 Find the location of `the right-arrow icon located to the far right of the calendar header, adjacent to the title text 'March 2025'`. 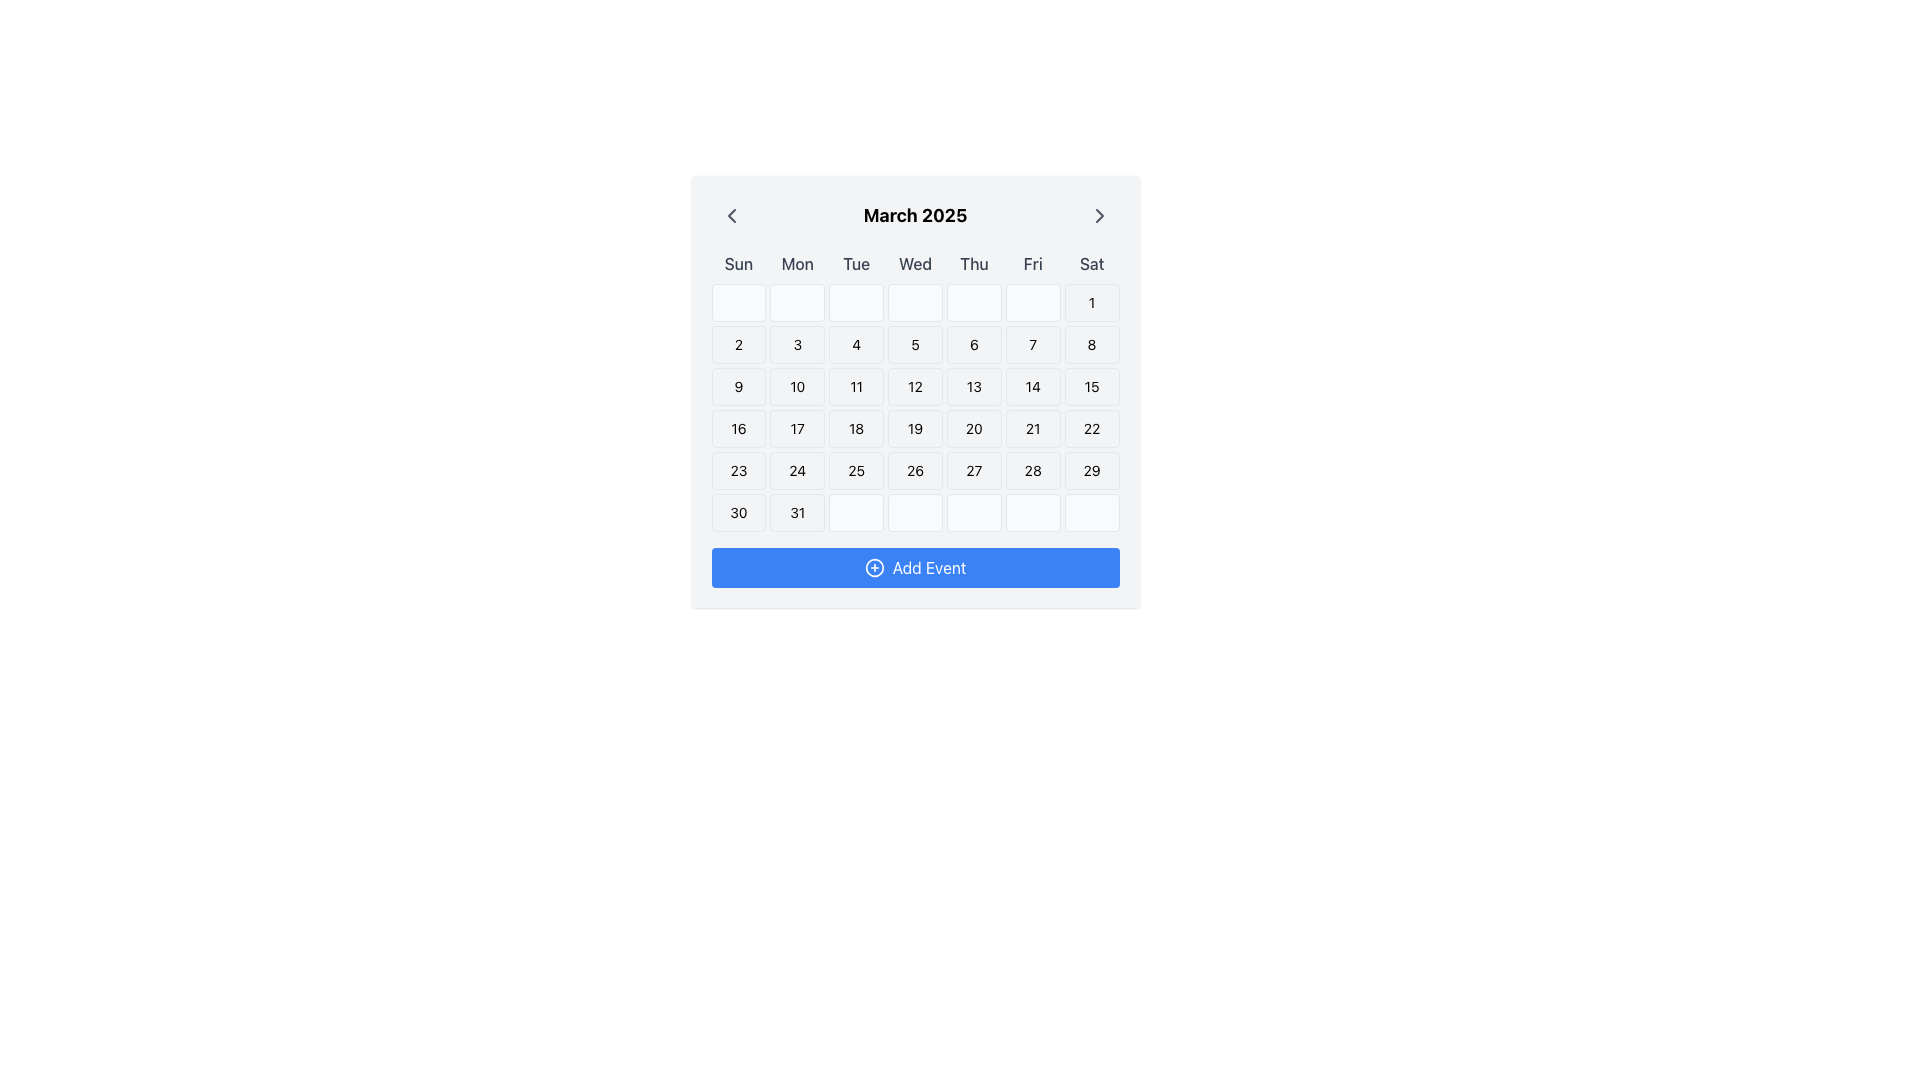

the right-arrow icon located to the far right of the calendar header, adjacent to the title text 'March 2025' is located at coordinates (1098, 216).